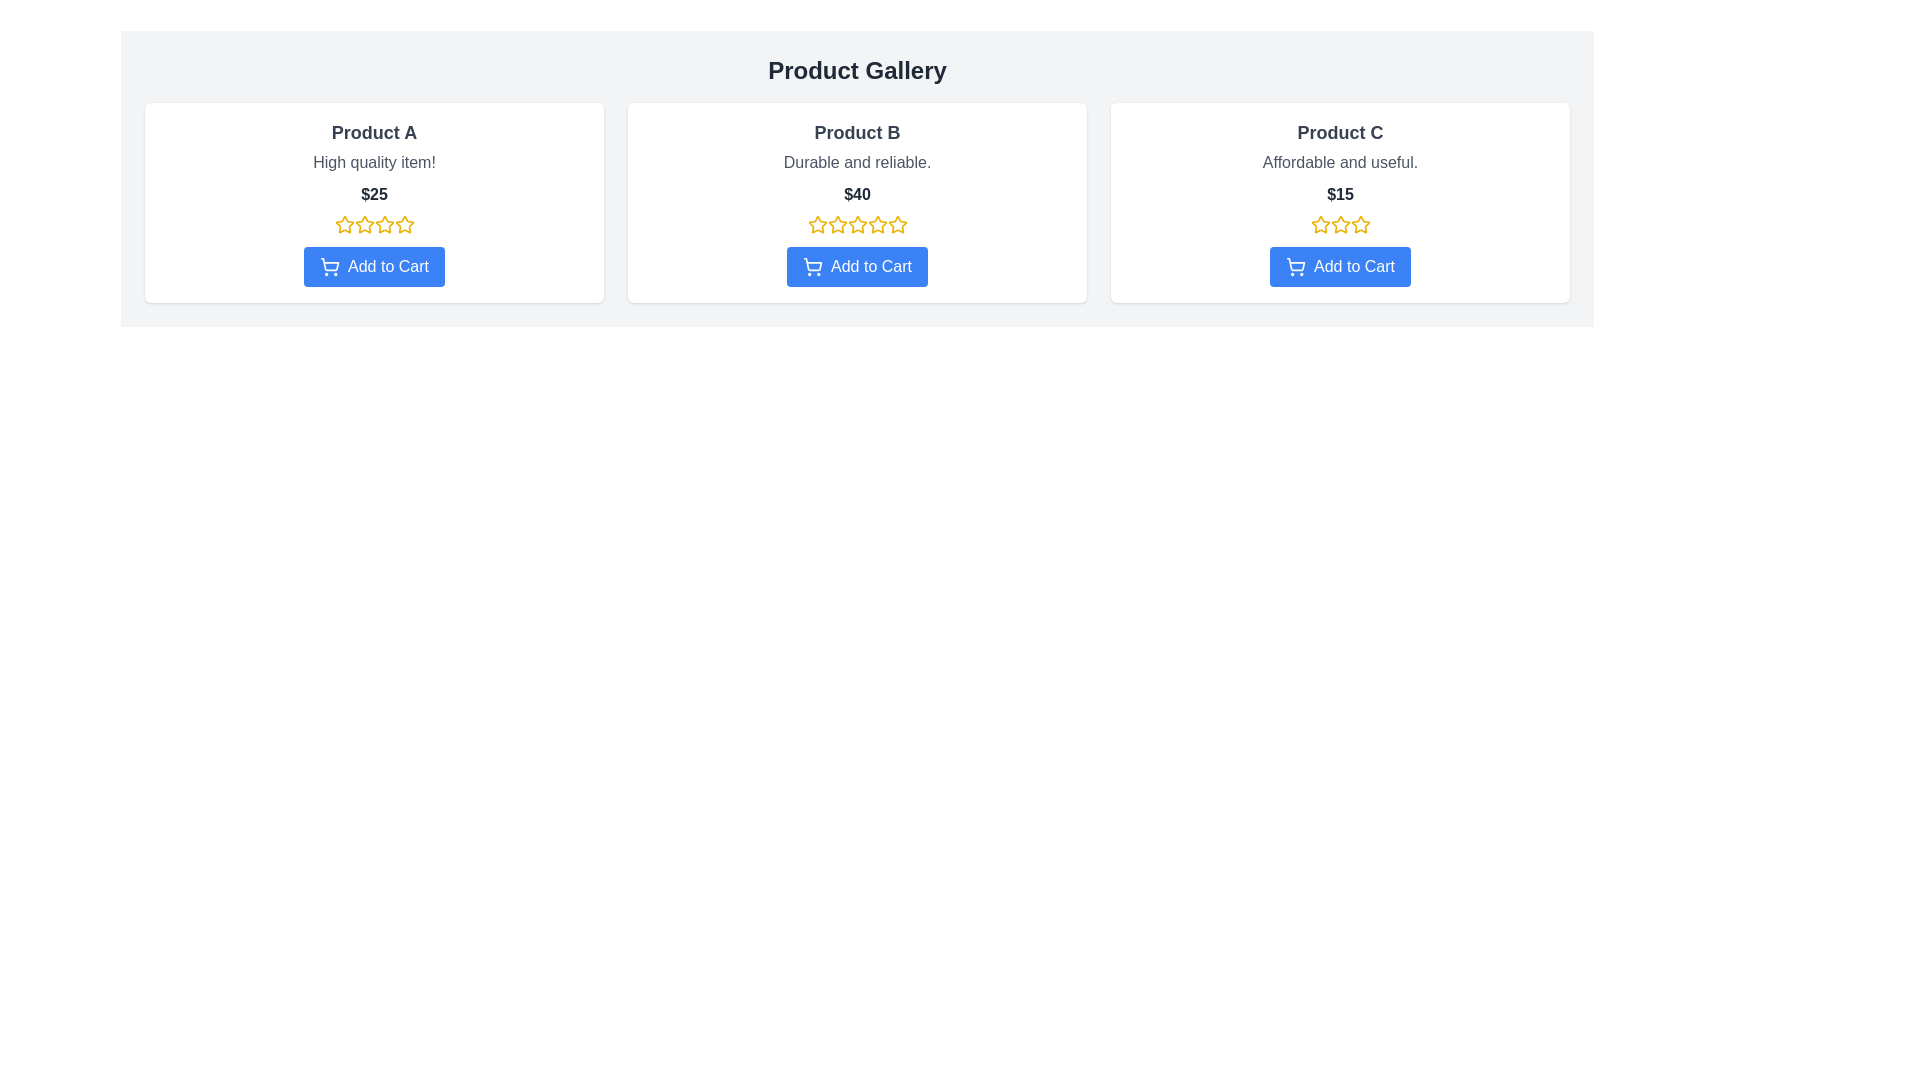 The height and width of the screenshot is (1080, 1920). Describe the element at coordinates (1359, 223) in the screenshot. I see `the third star icon in the rating component under 'Product C' to rate it` at that location.